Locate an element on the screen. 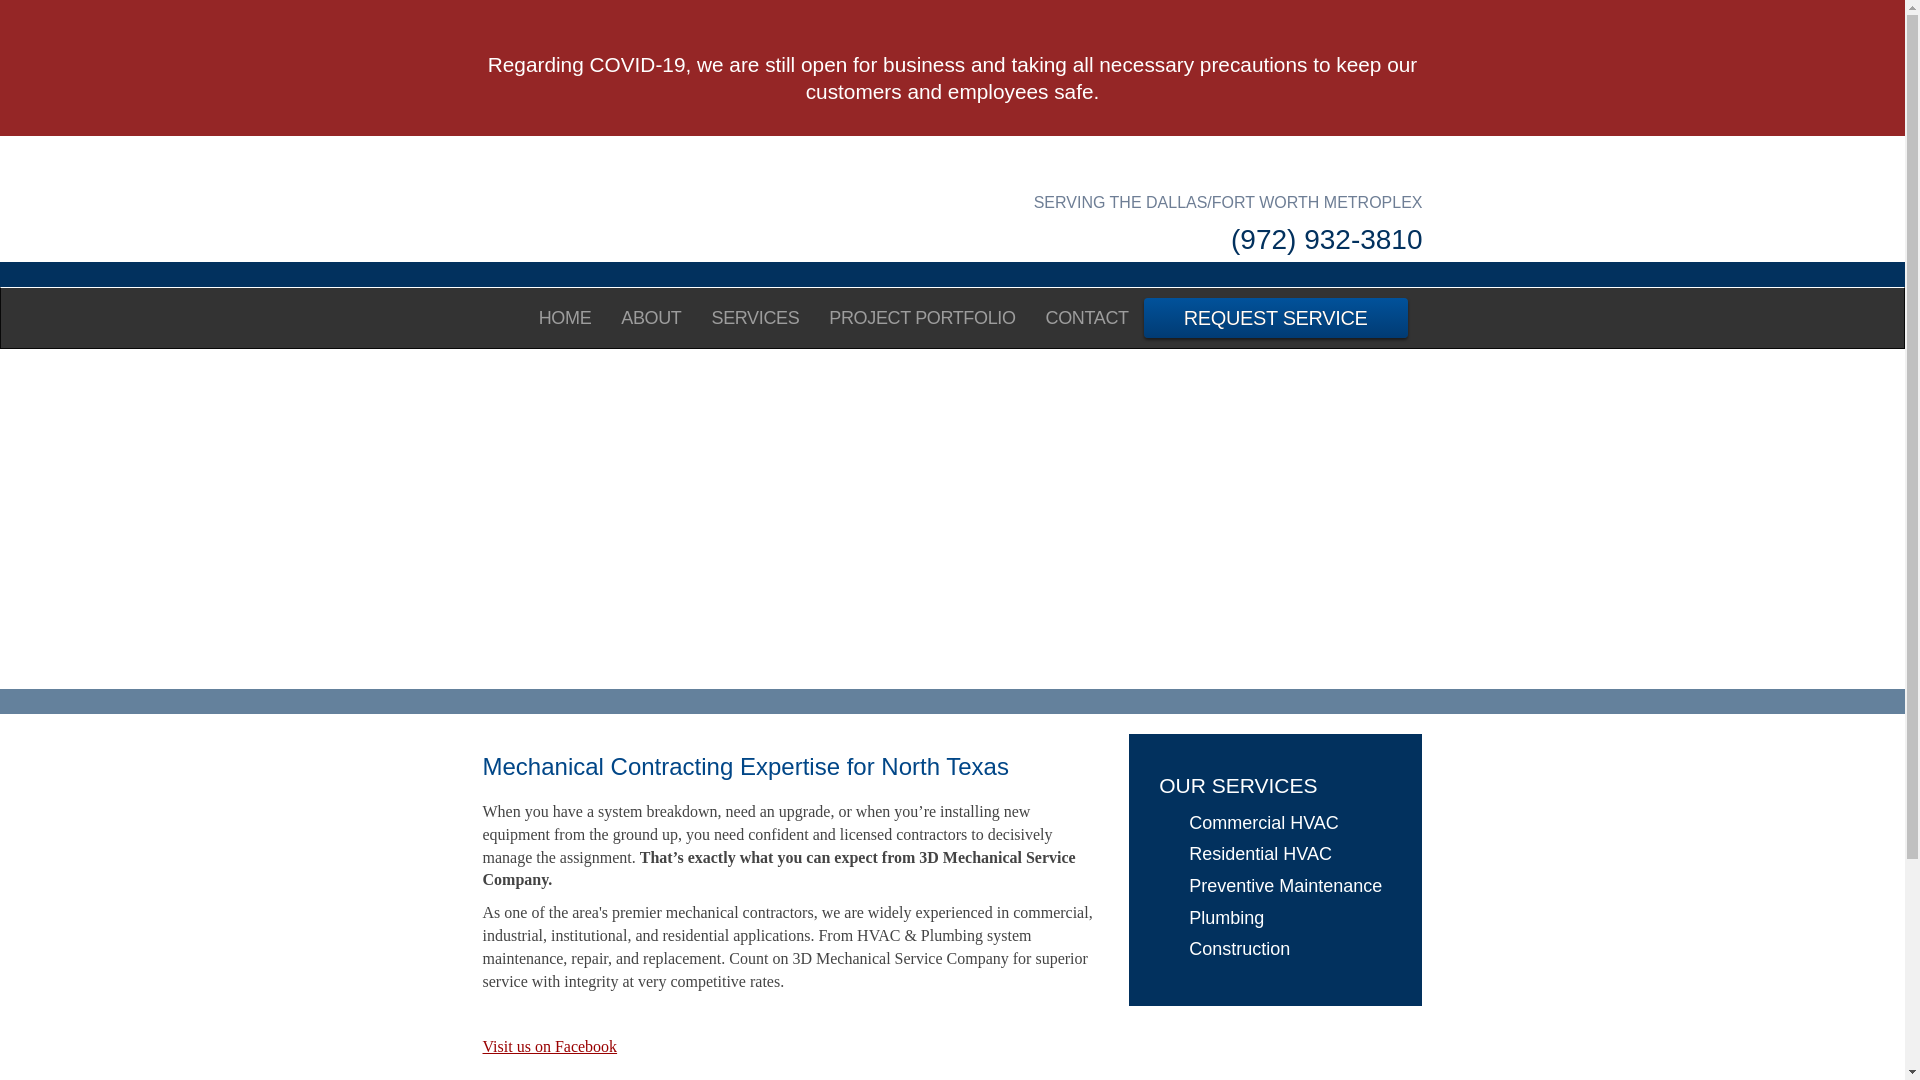 This screenshot has width=1920, height=1080. 'REQUEST SERVICE' is located at coordinates (1143, 316).